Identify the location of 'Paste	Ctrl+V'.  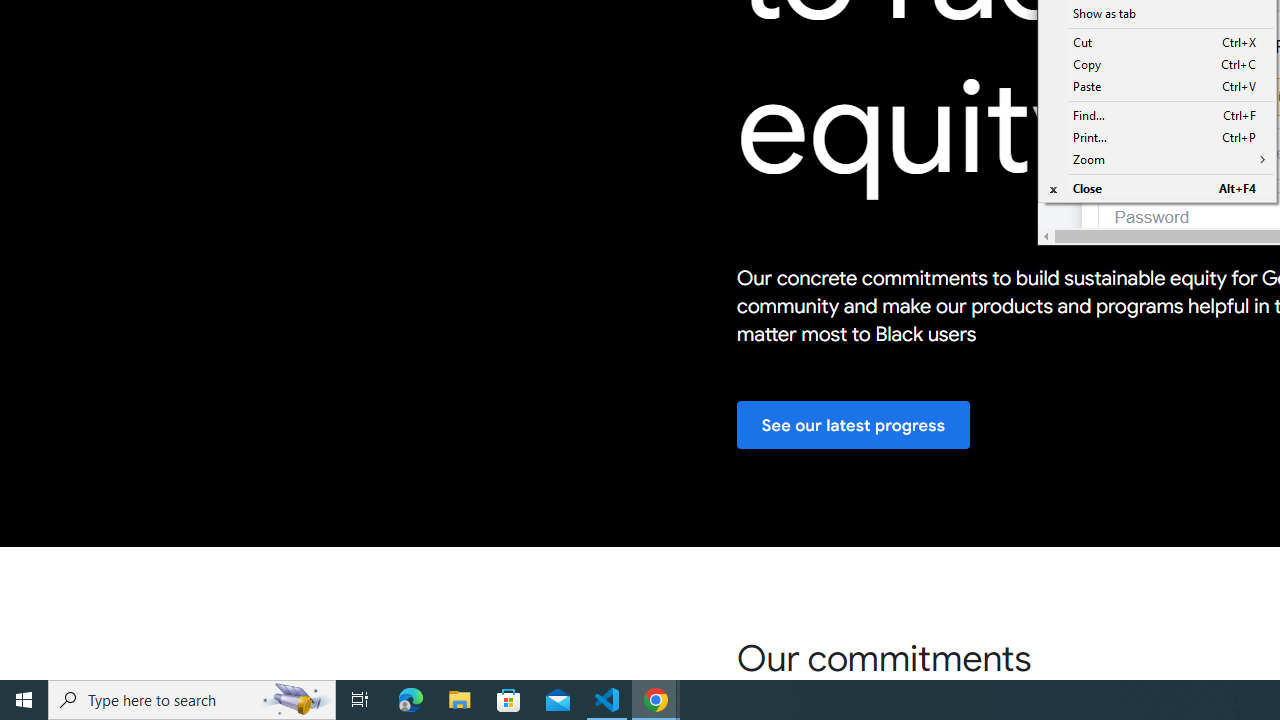
(1157, 86).